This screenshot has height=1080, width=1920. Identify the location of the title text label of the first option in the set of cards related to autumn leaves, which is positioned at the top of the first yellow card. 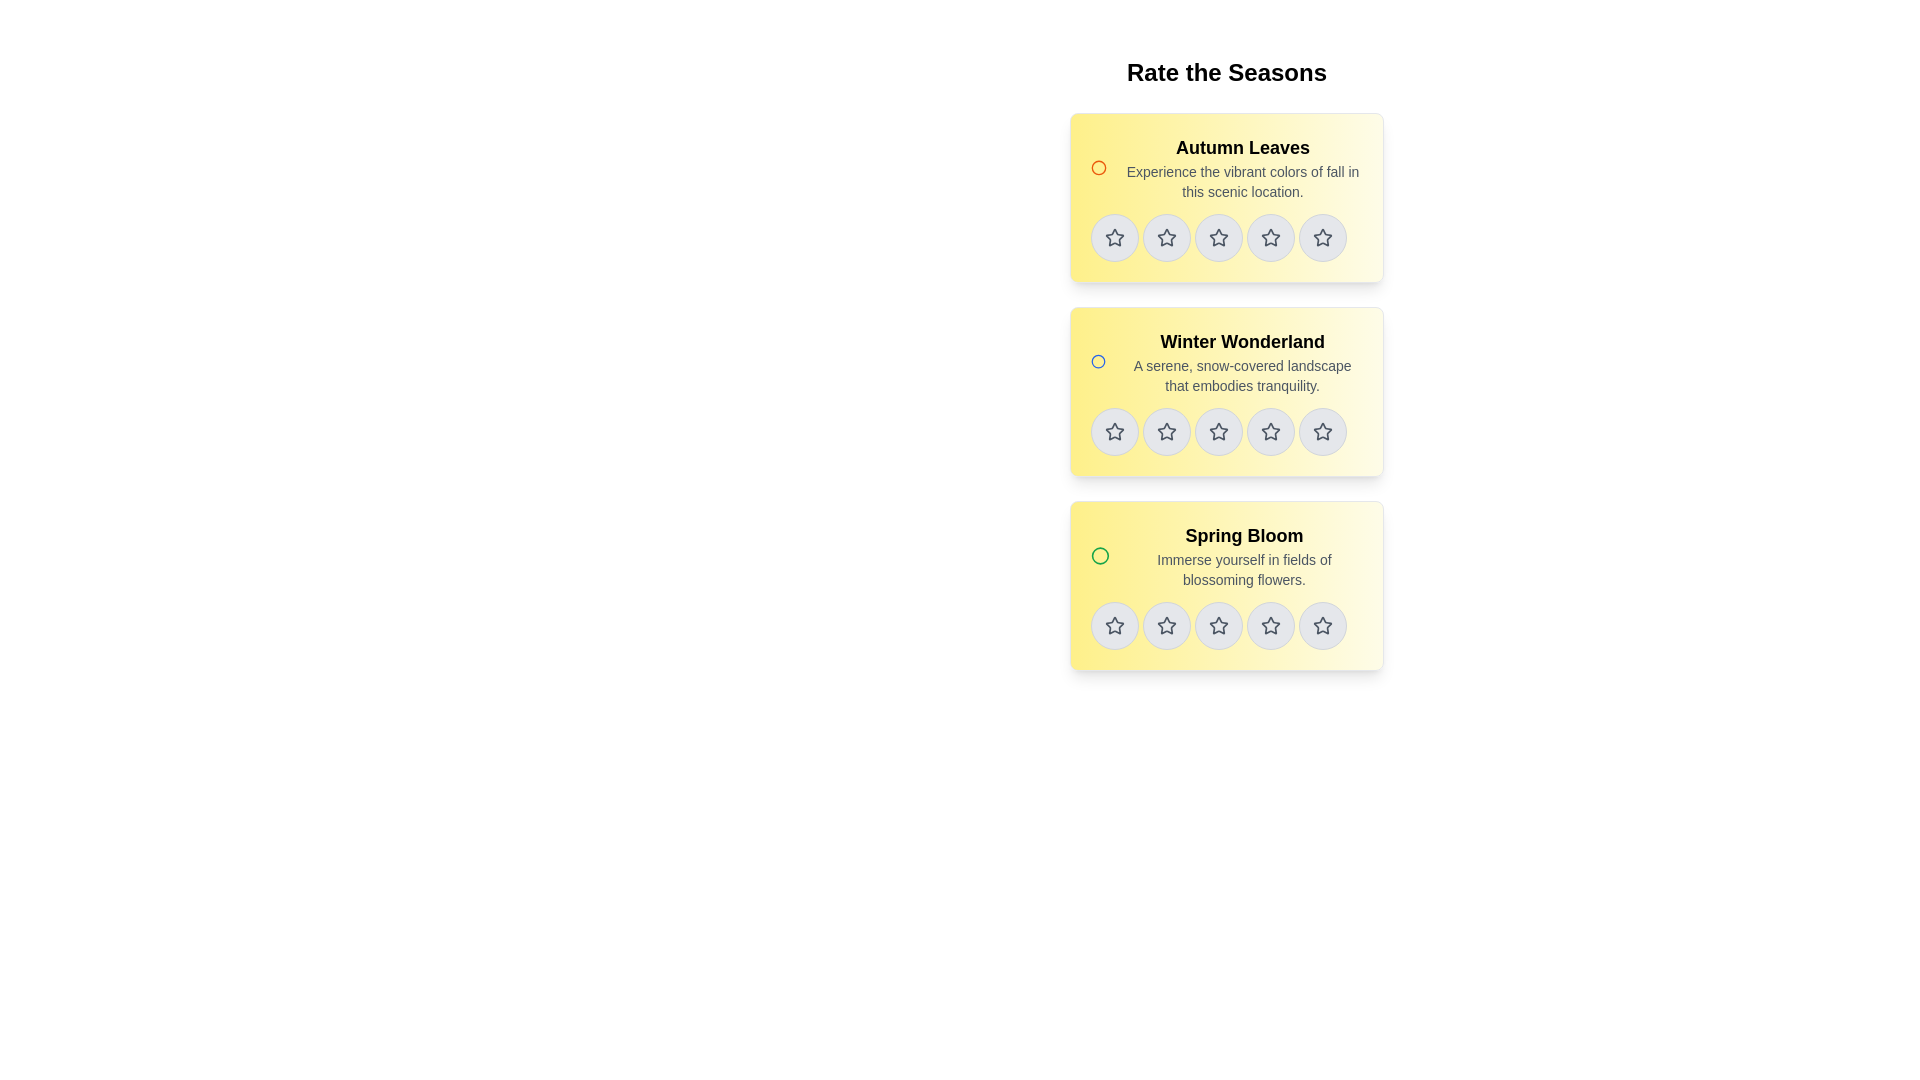
(1242, 146).